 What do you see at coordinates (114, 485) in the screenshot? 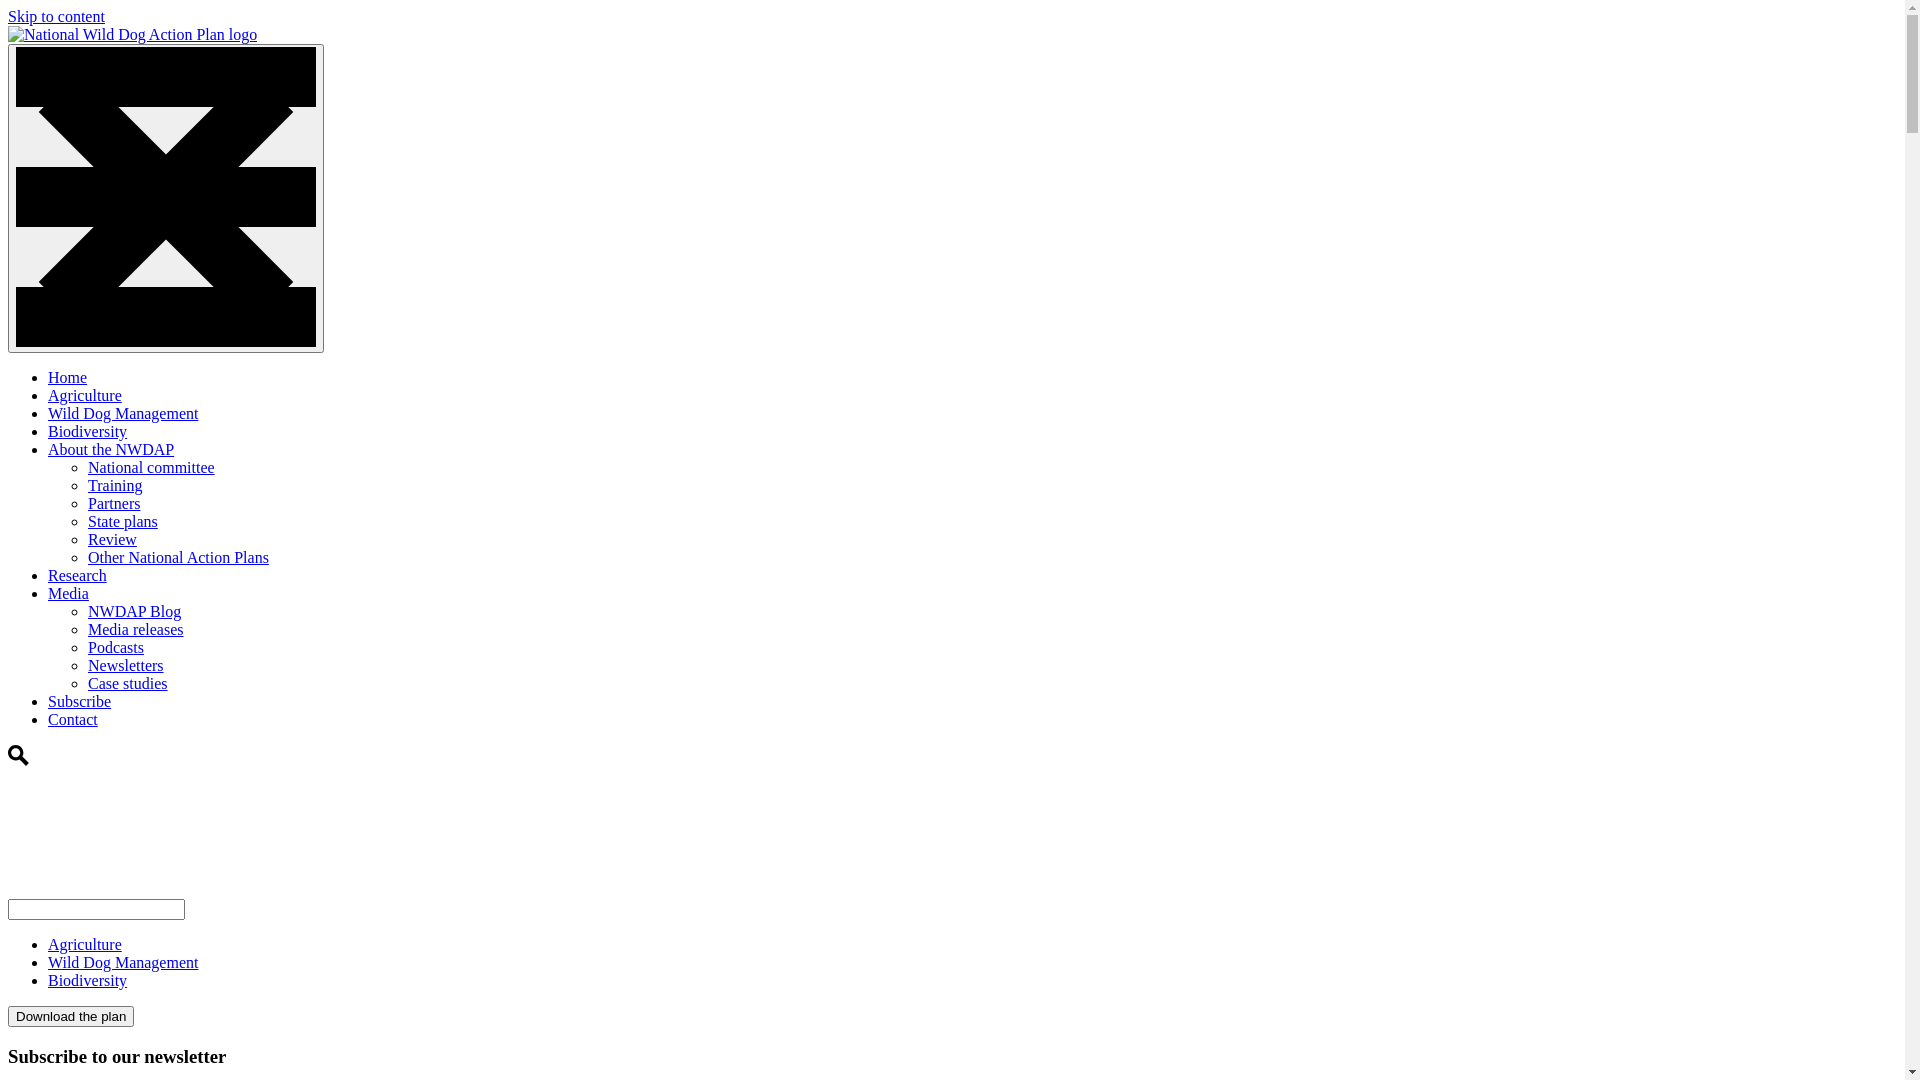
I see `'Training'` at bounding box center [114, 485].